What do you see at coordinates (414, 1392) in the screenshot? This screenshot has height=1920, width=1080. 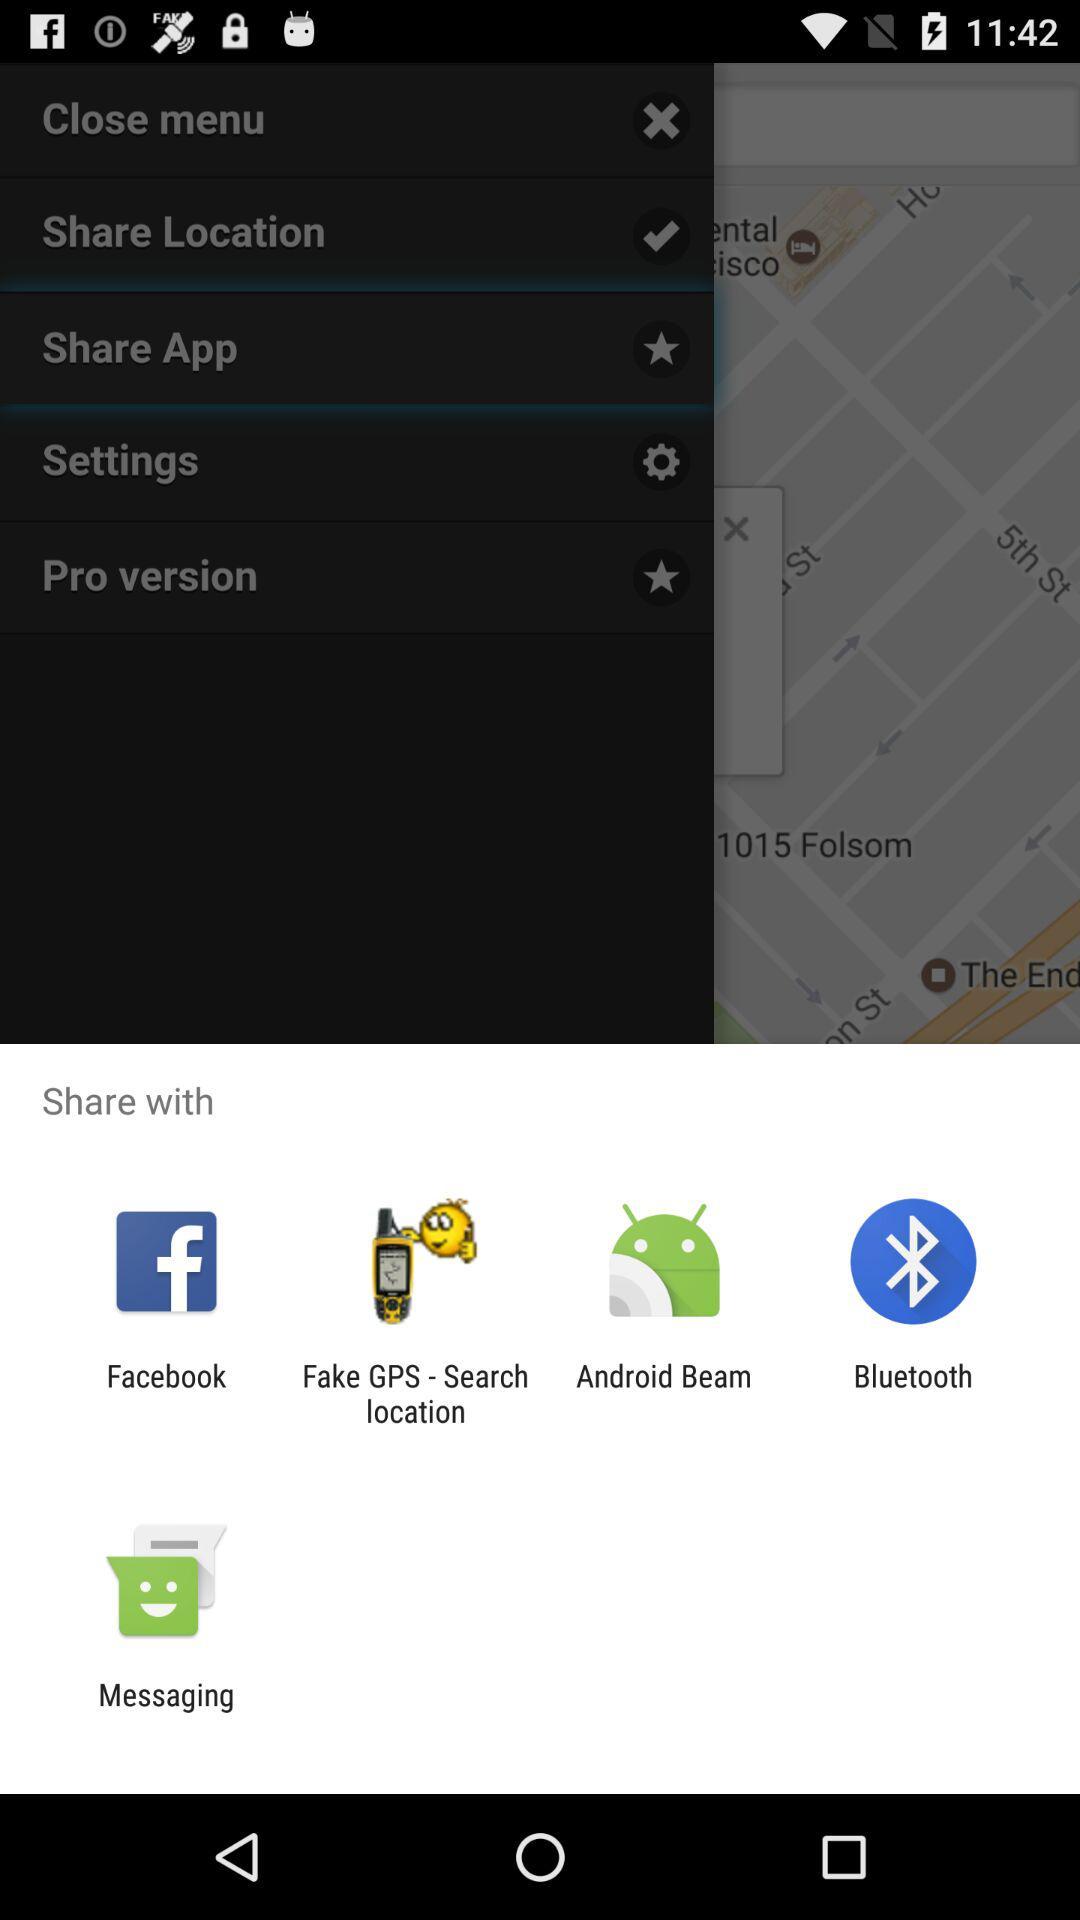 I see `fake gps search icon` at bounding box center [414, 1392].